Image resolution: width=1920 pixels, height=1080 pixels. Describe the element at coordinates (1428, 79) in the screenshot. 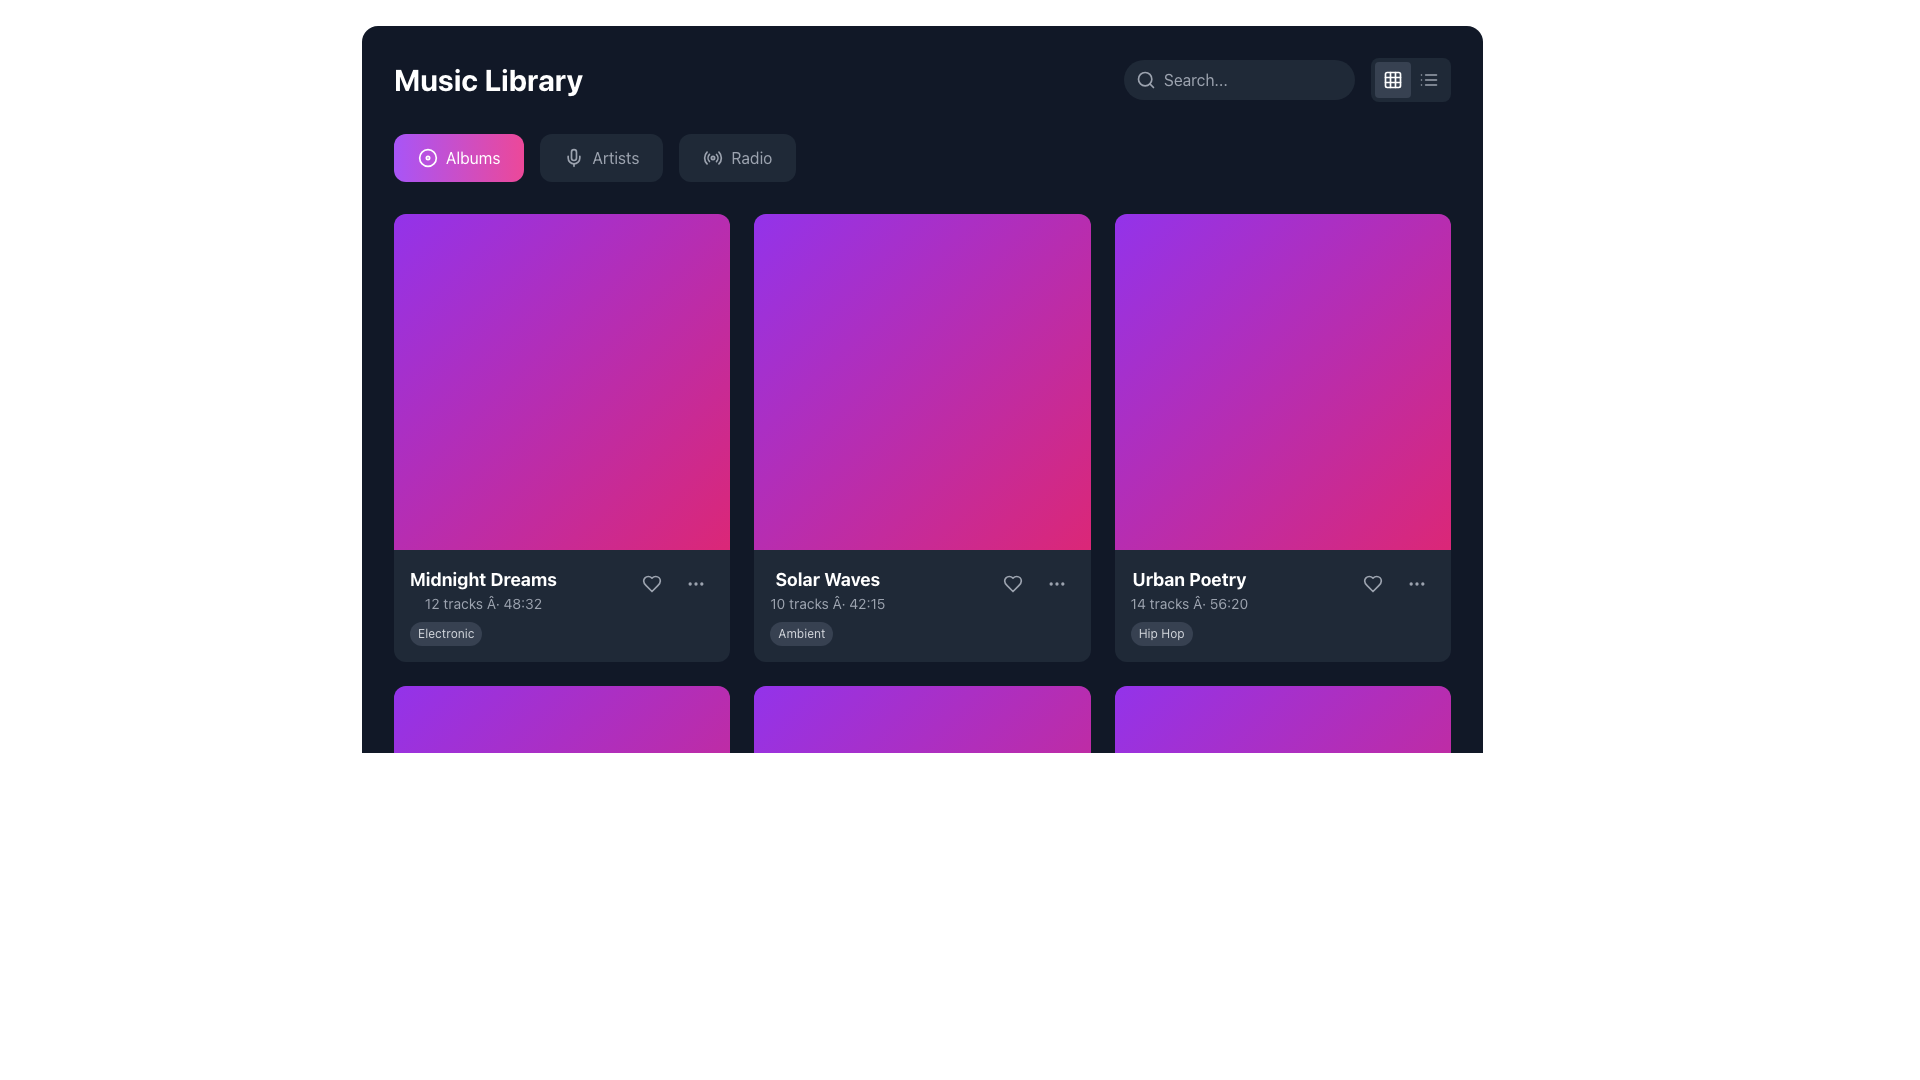

I see `the list view icon button located in the top-right corner of the interface` at that location.